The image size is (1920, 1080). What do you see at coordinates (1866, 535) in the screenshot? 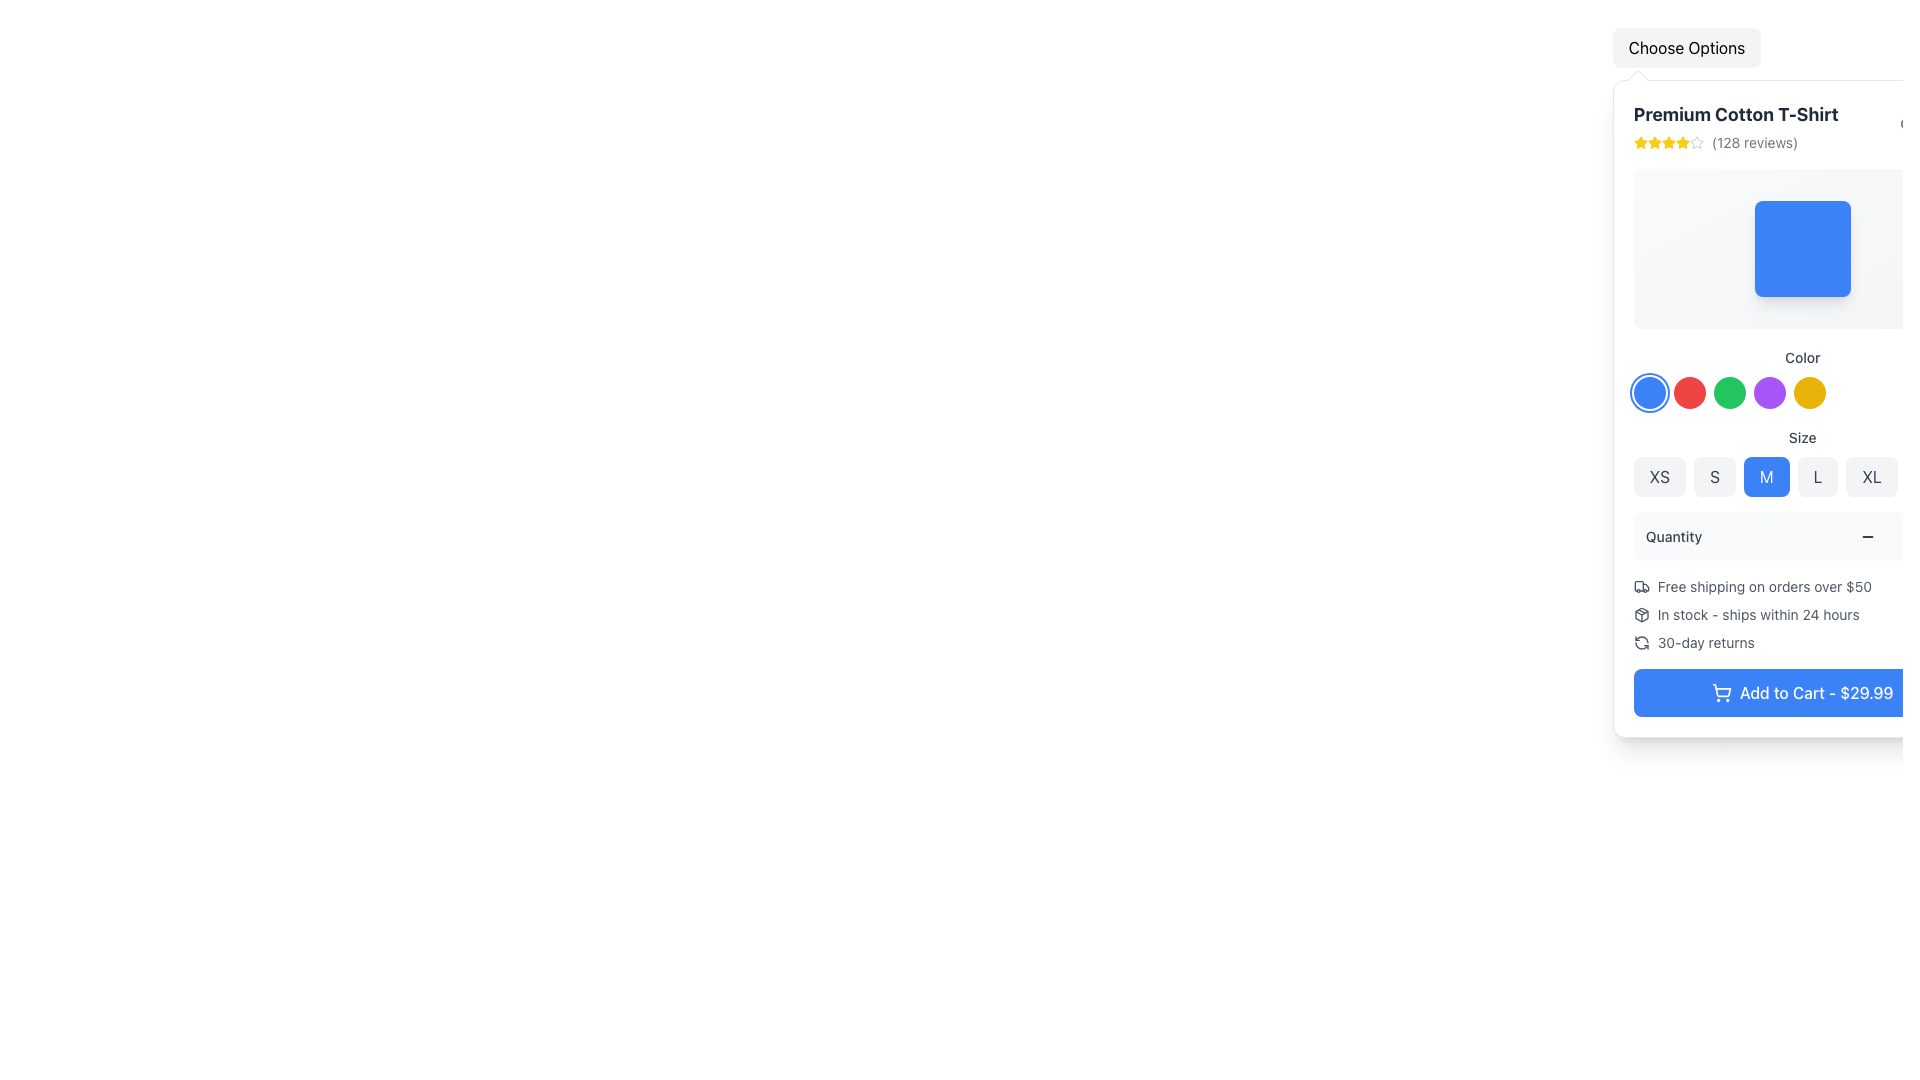
I see `the decrement button located in the 'Quantity' section of the product details page, next to the quantity input field` at bounding box center [1866, 535].